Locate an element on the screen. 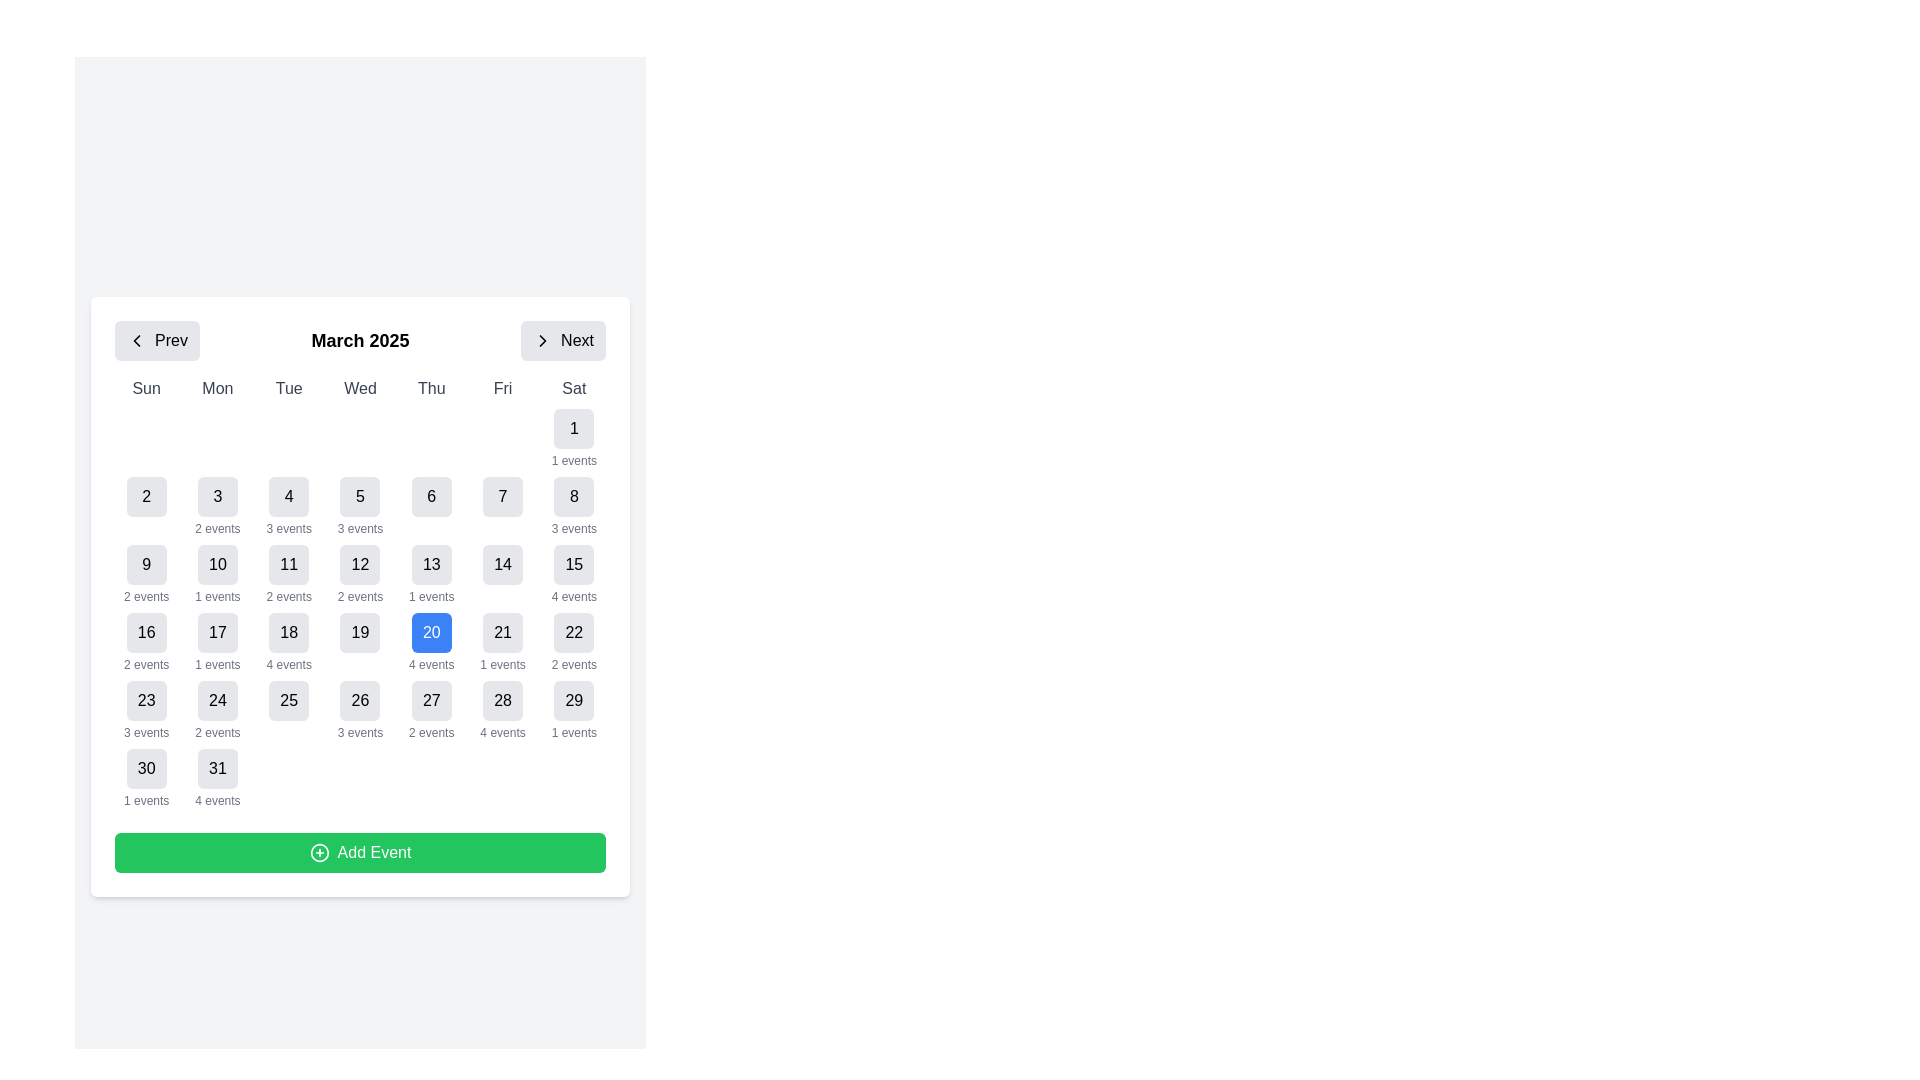 This screenshot has height=1080, width=1920. the Calendar Date Item displaying the number '26' is located at coordinates (360, 709).